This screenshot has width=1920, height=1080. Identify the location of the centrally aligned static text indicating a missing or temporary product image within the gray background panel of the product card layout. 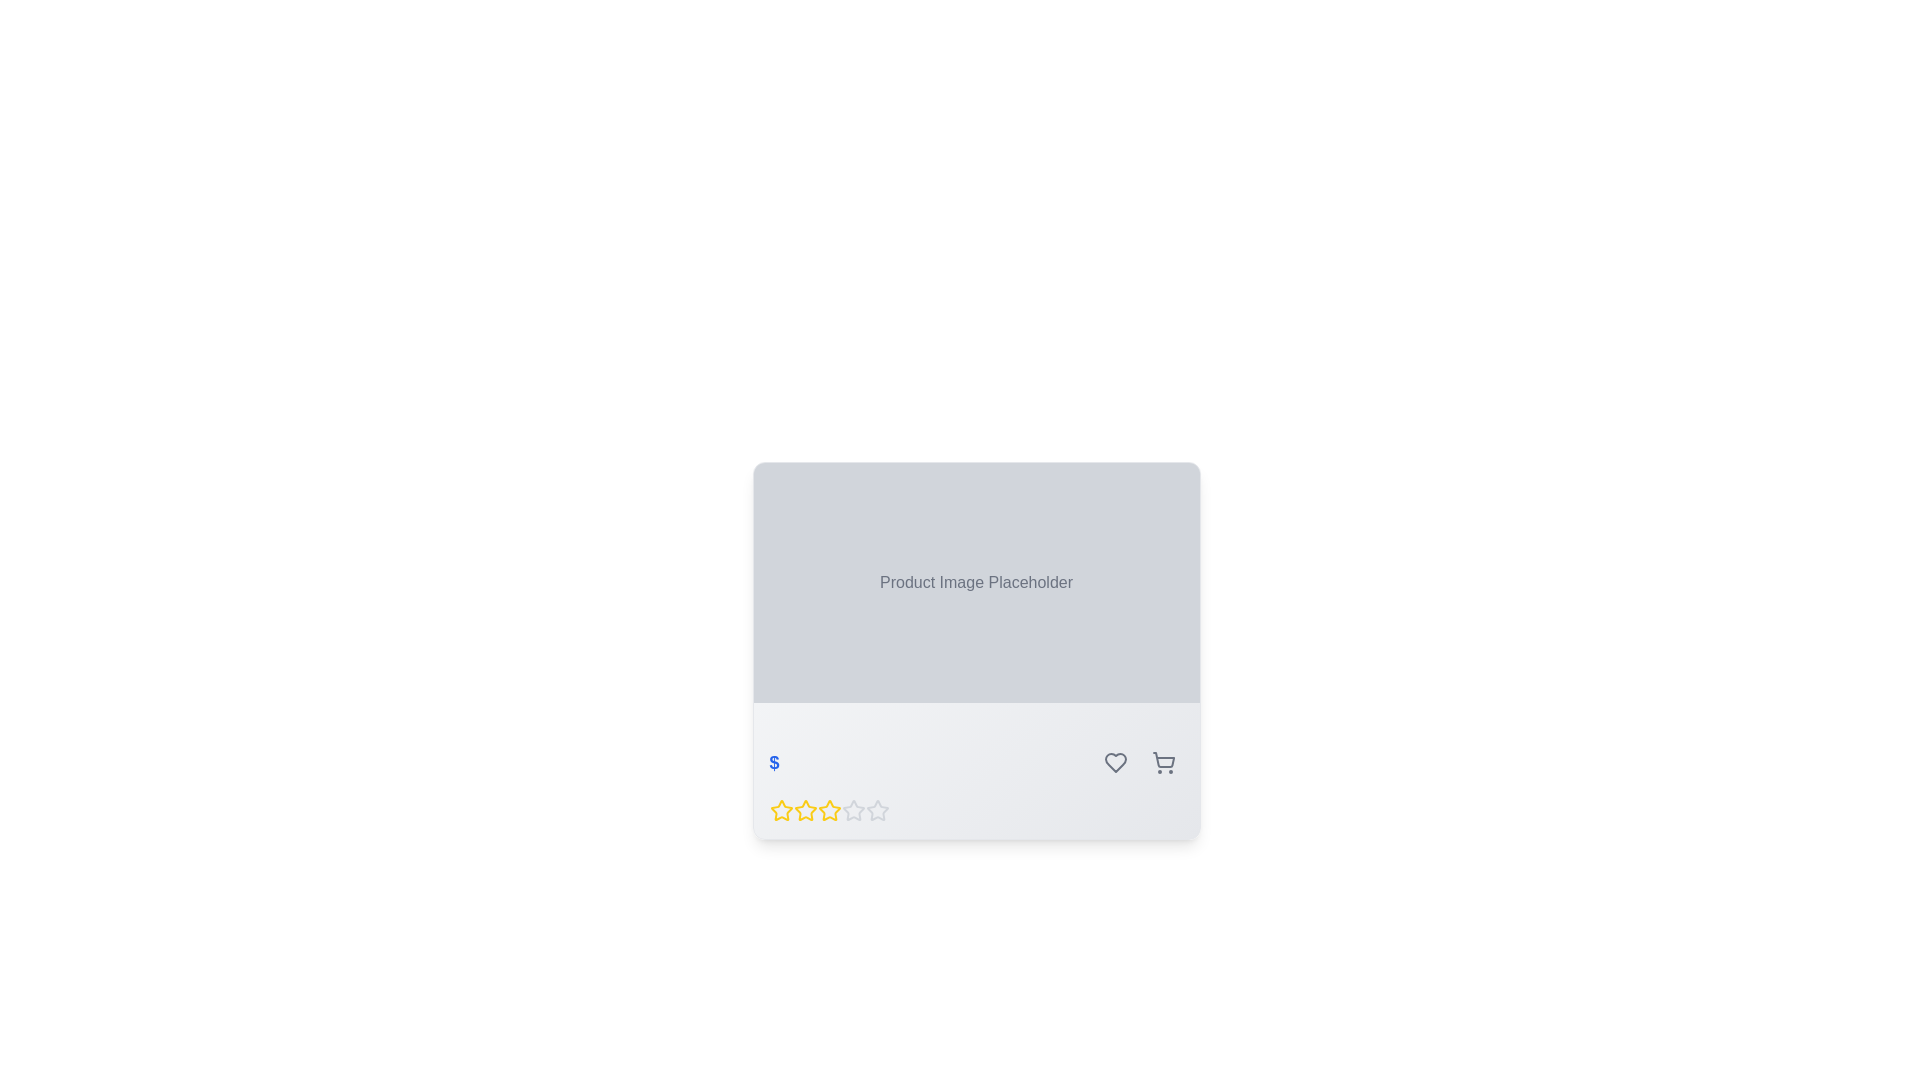
(976, 582).